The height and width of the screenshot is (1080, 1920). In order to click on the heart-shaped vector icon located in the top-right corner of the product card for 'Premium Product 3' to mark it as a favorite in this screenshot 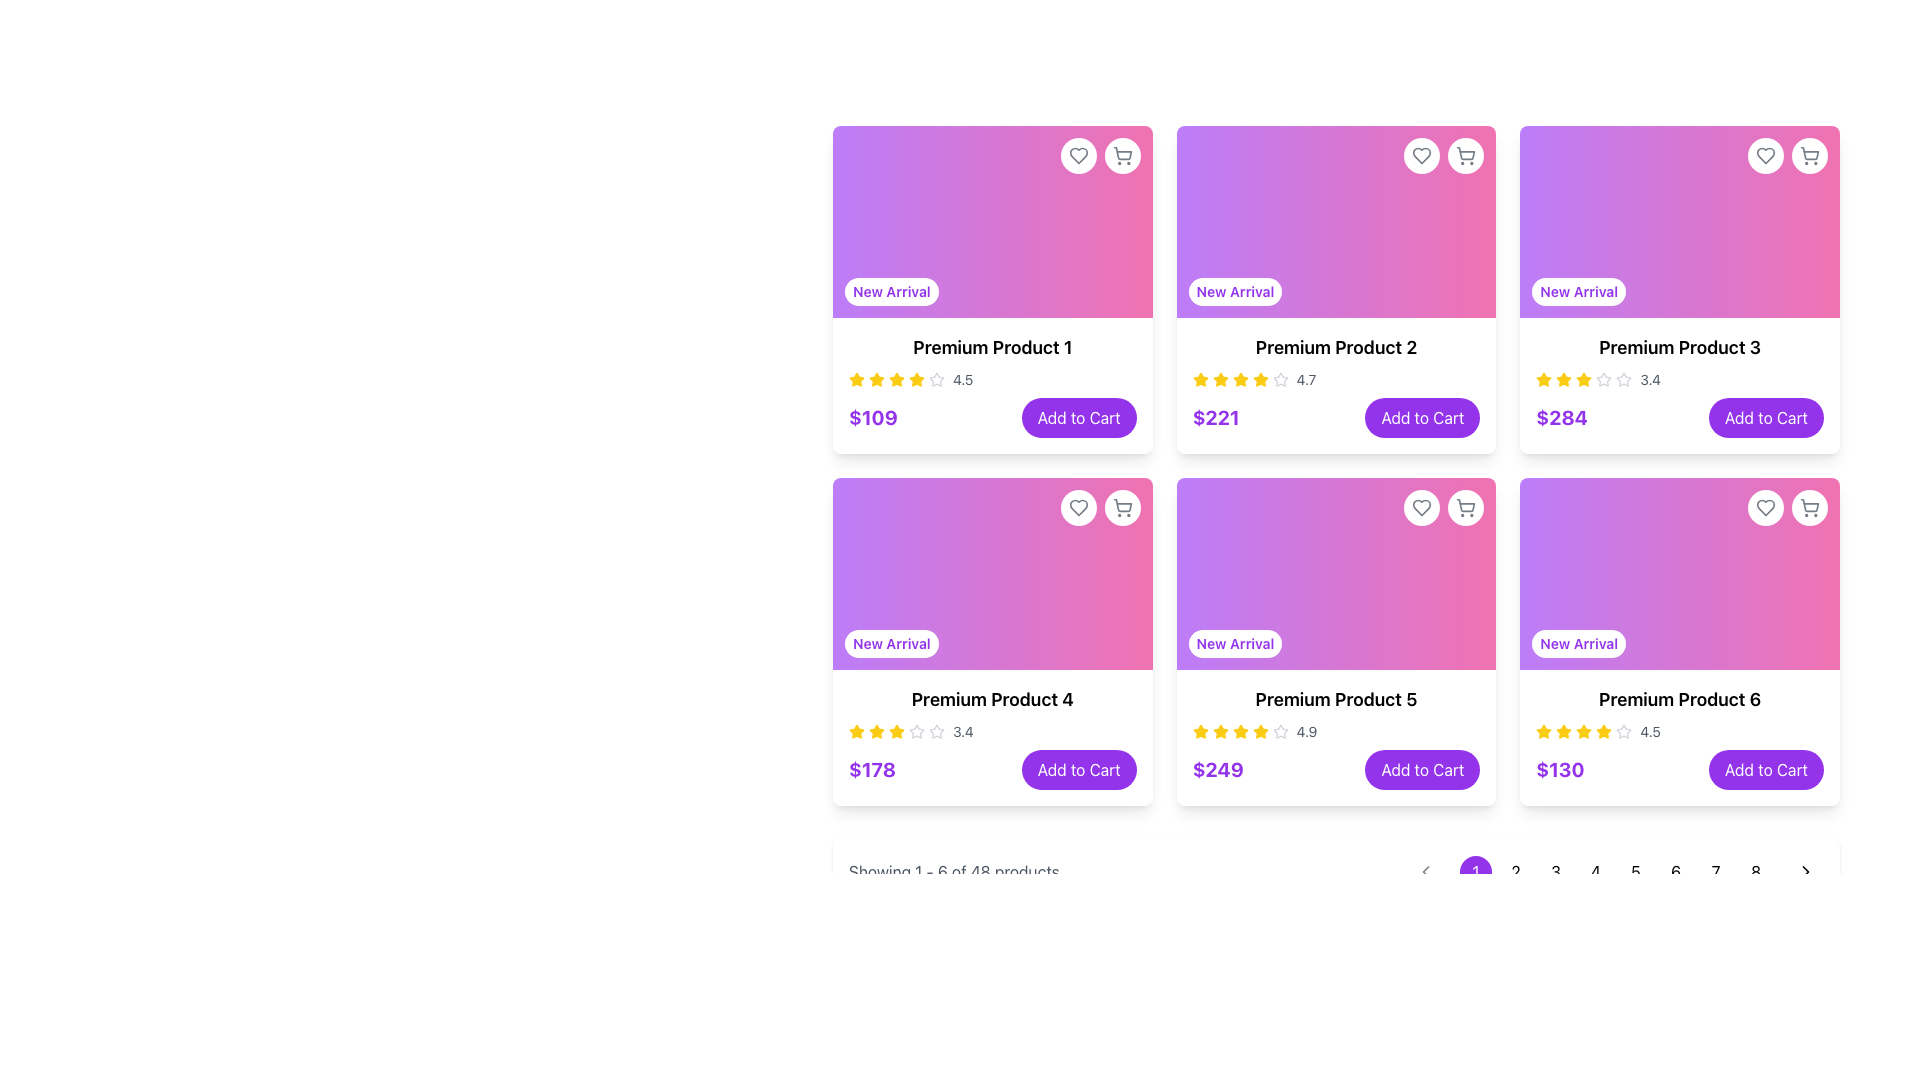, I will do `click(1766, 154)`.